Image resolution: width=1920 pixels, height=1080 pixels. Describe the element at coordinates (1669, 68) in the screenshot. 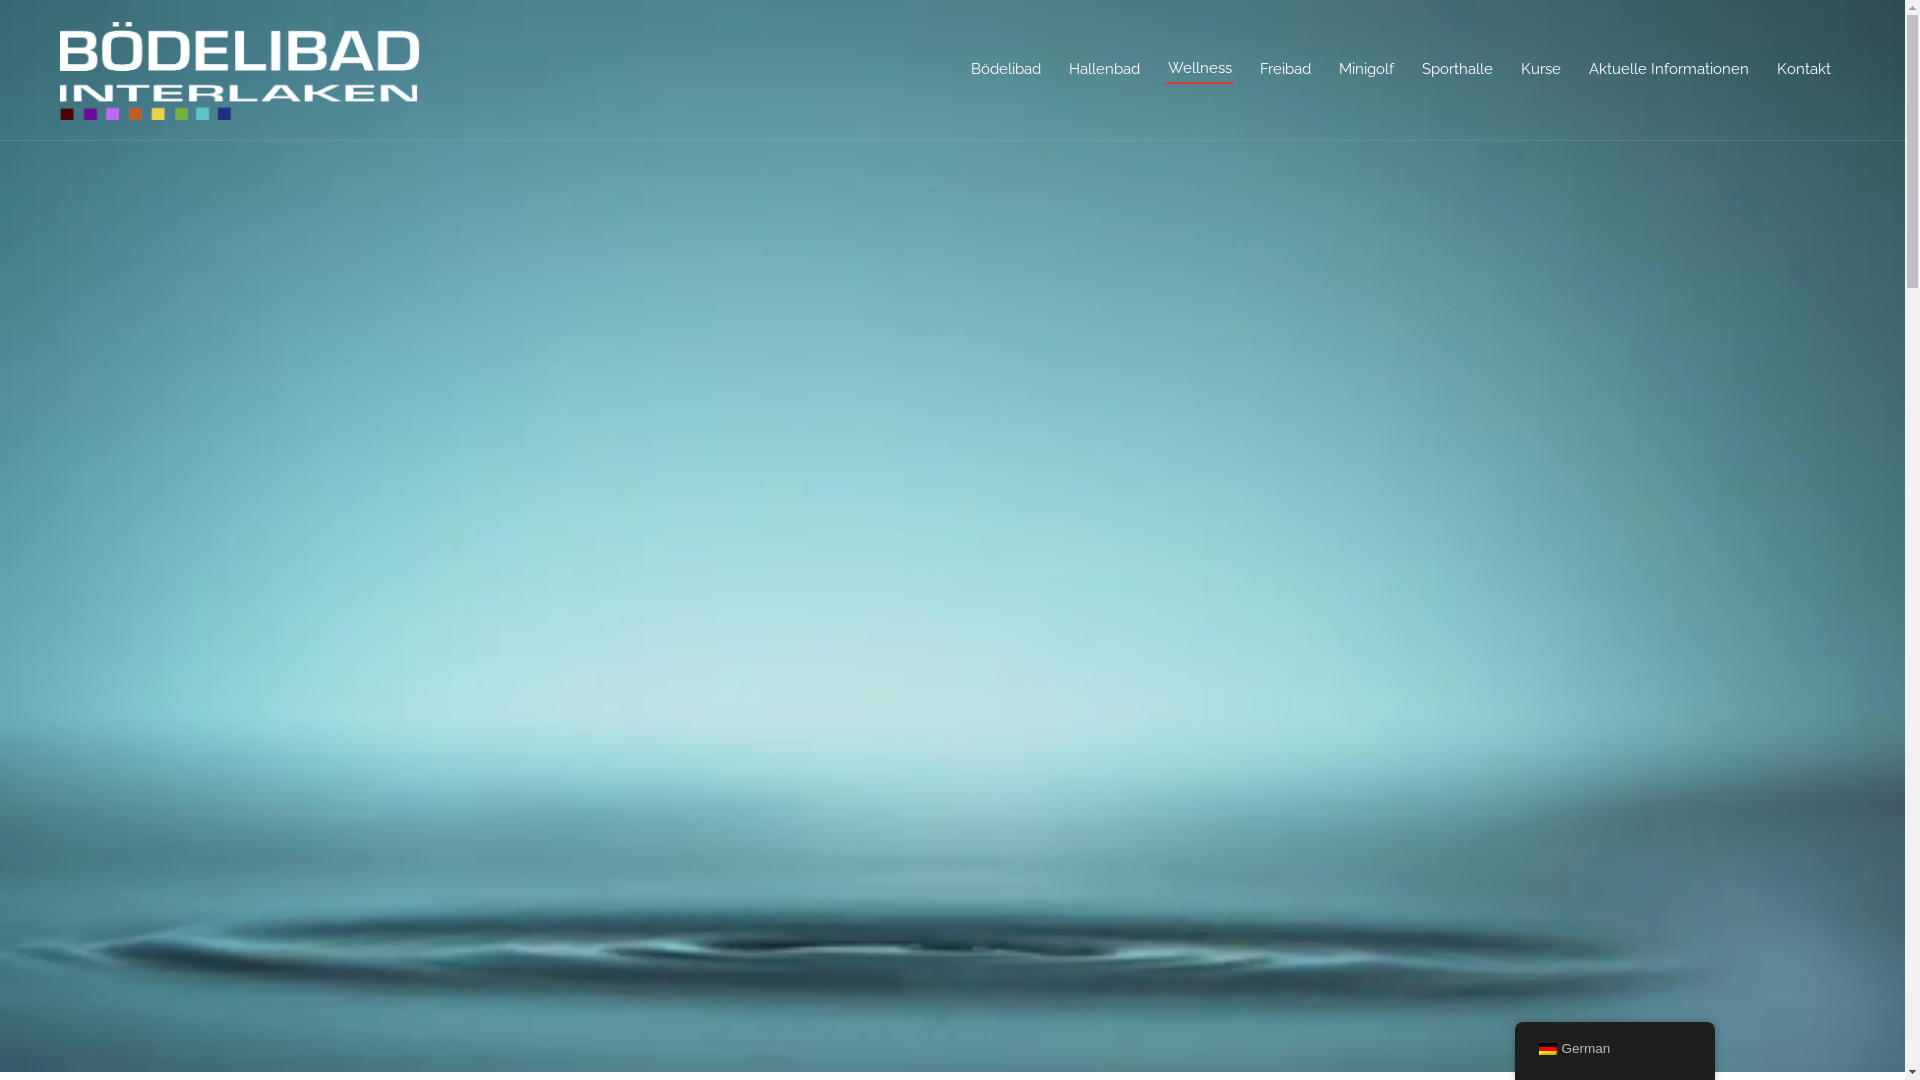

I see `'Aktuelle Informationen'` at that location.